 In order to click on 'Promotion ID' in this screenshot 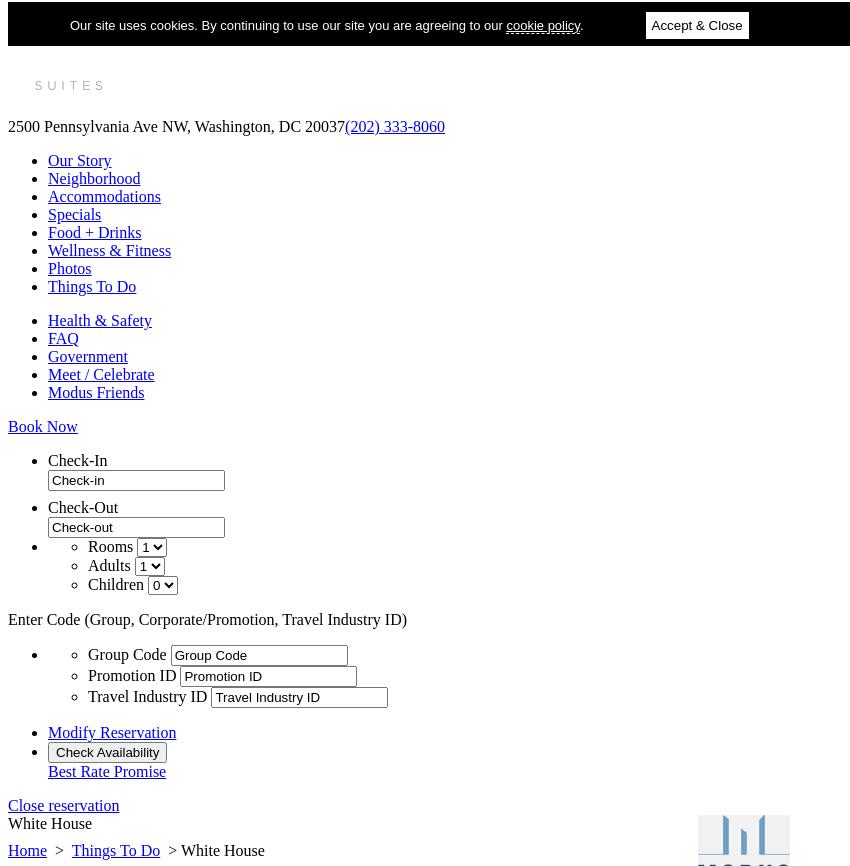, I will do `click(132, 674)`.